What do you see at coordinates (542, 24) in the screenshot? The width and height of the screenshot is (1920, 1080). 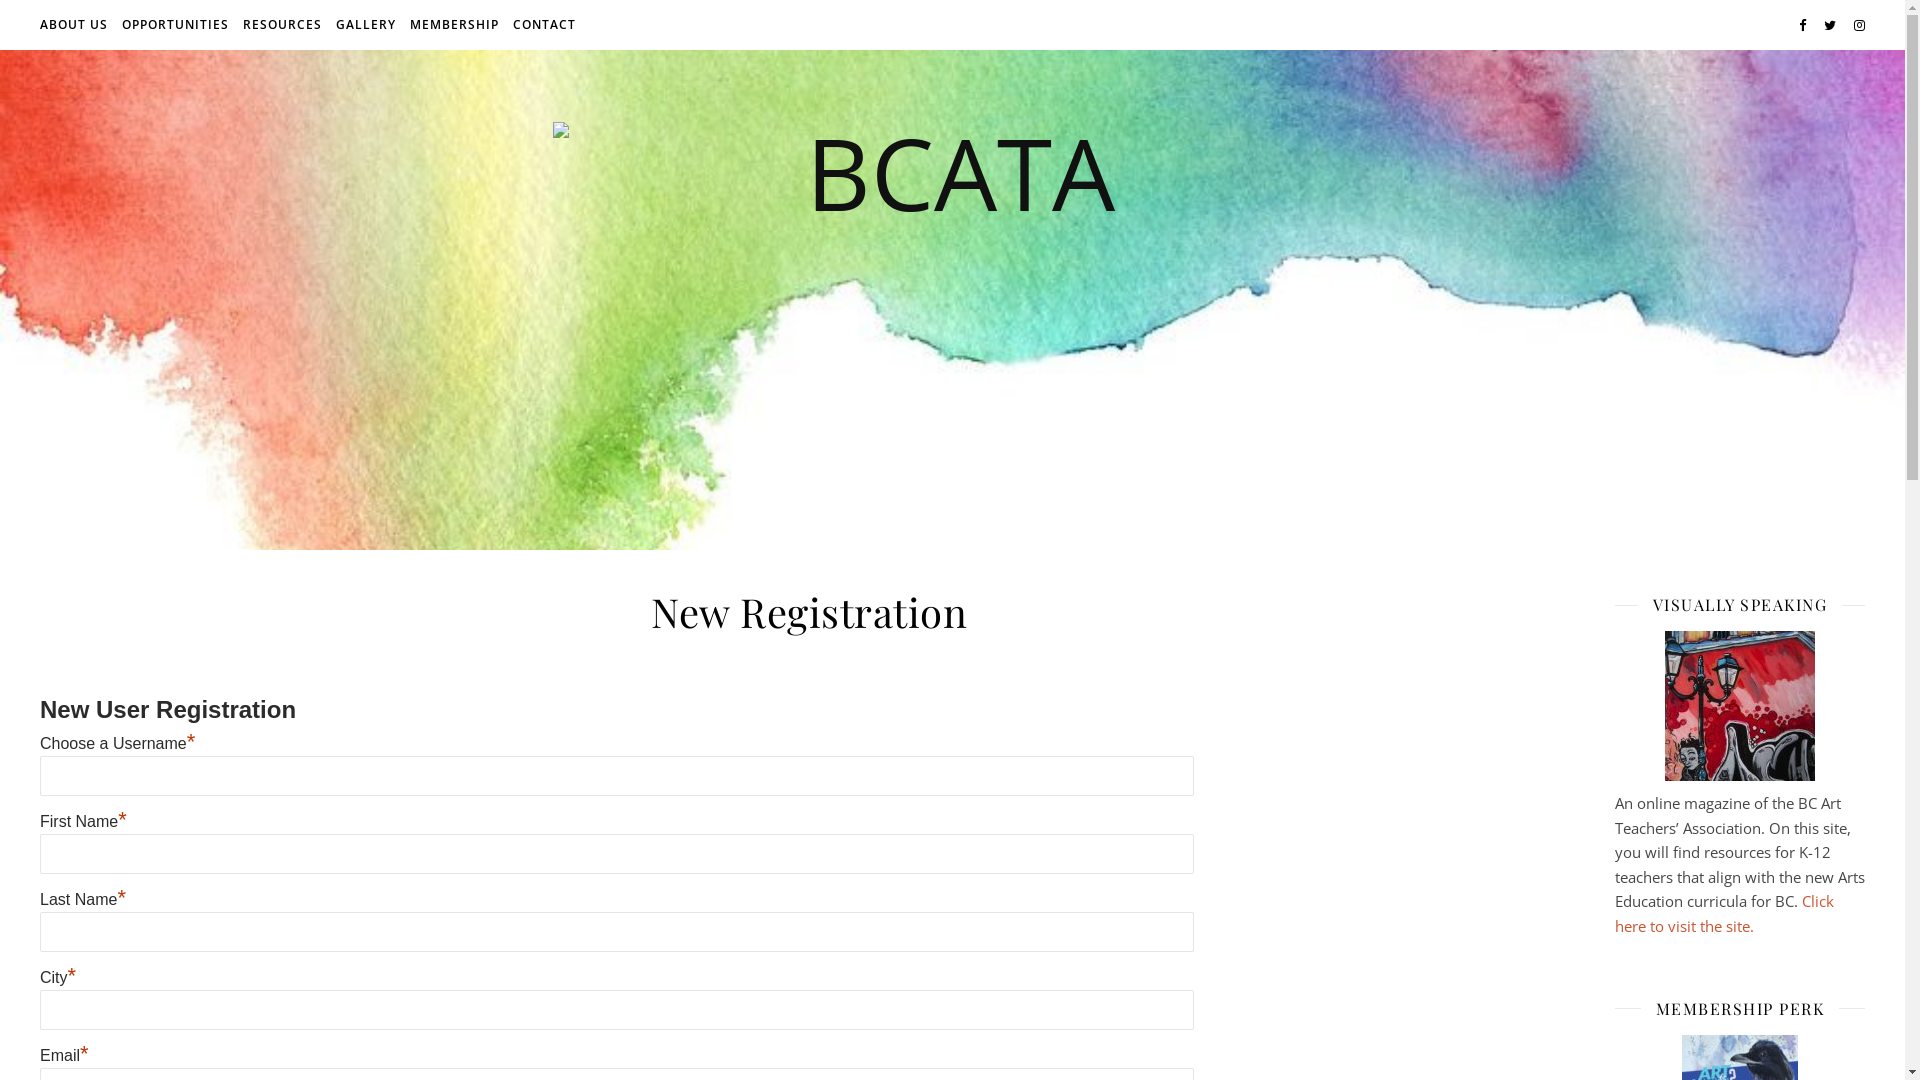 I see `'CONTACT'` at bounding box center [542, 24].